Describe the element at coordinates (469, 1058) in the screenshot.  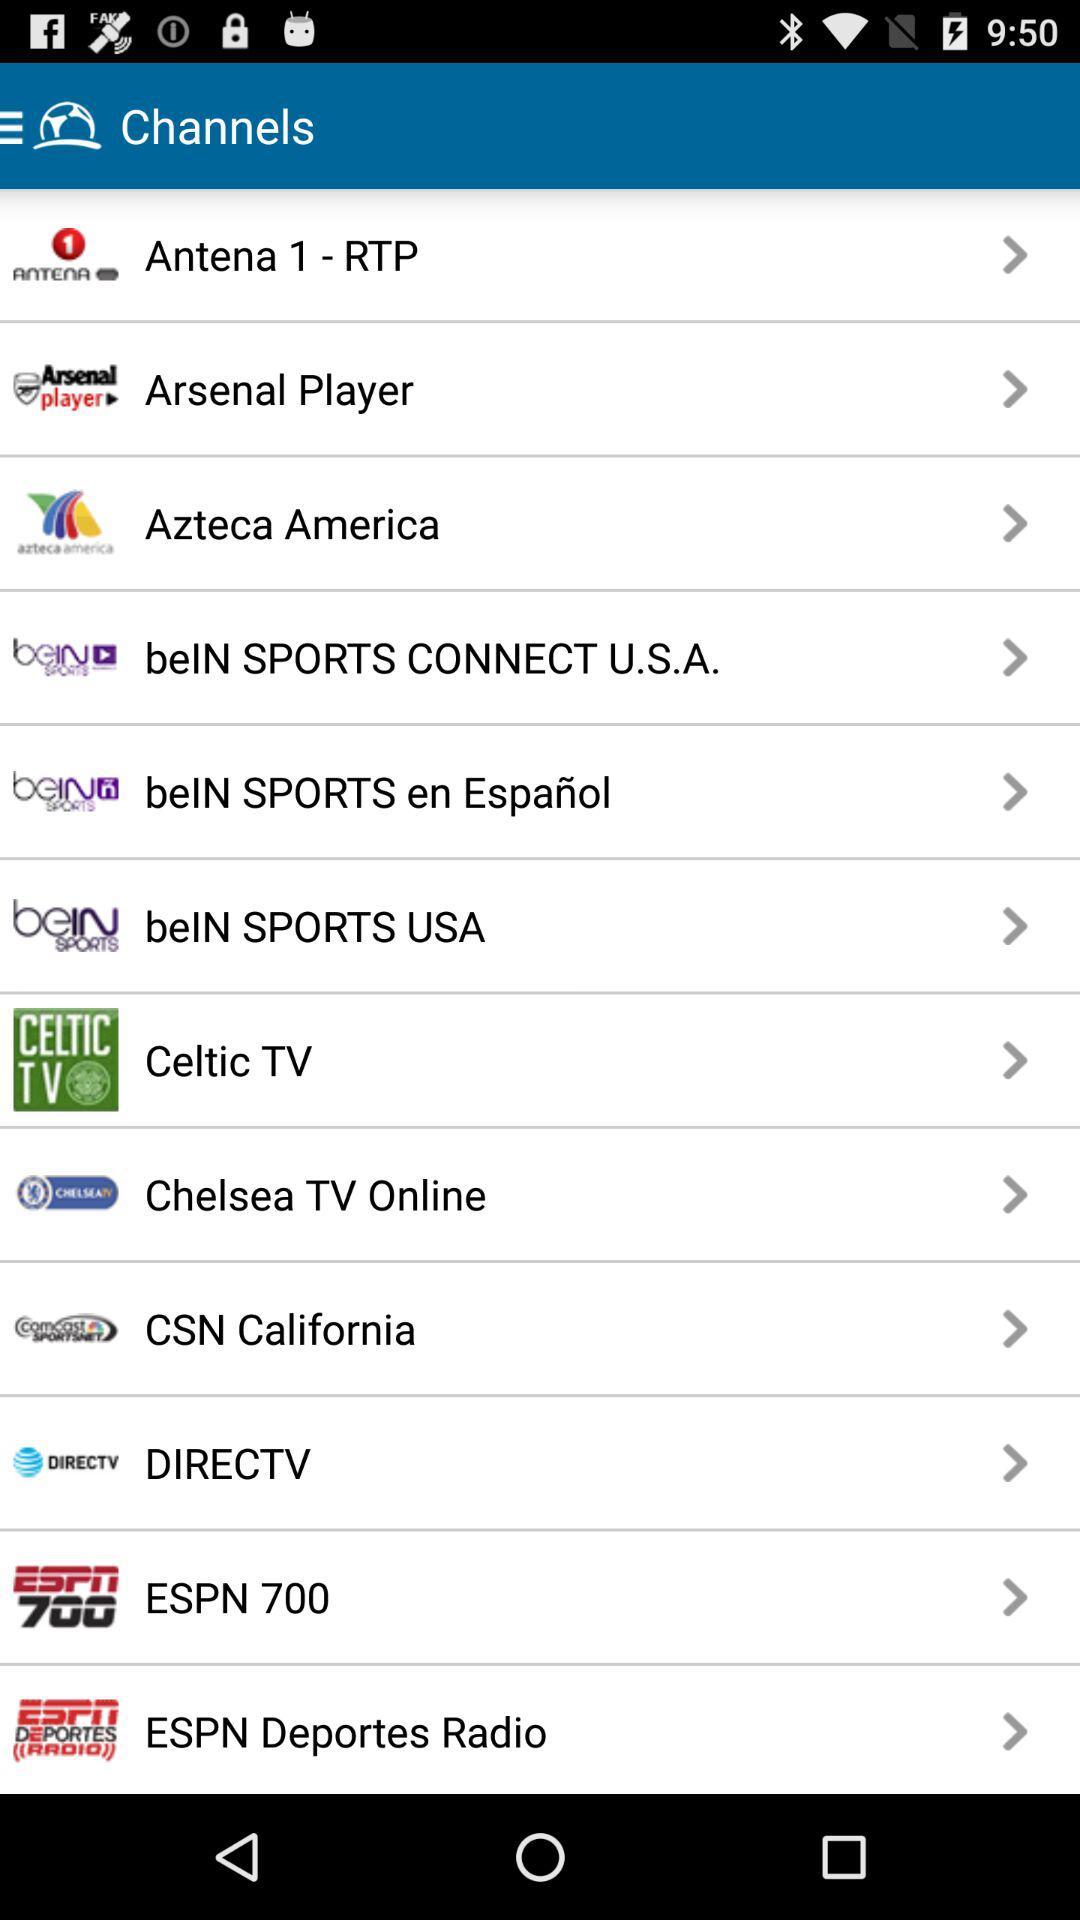
I see `the icon above the chelsea tv online` at that location.